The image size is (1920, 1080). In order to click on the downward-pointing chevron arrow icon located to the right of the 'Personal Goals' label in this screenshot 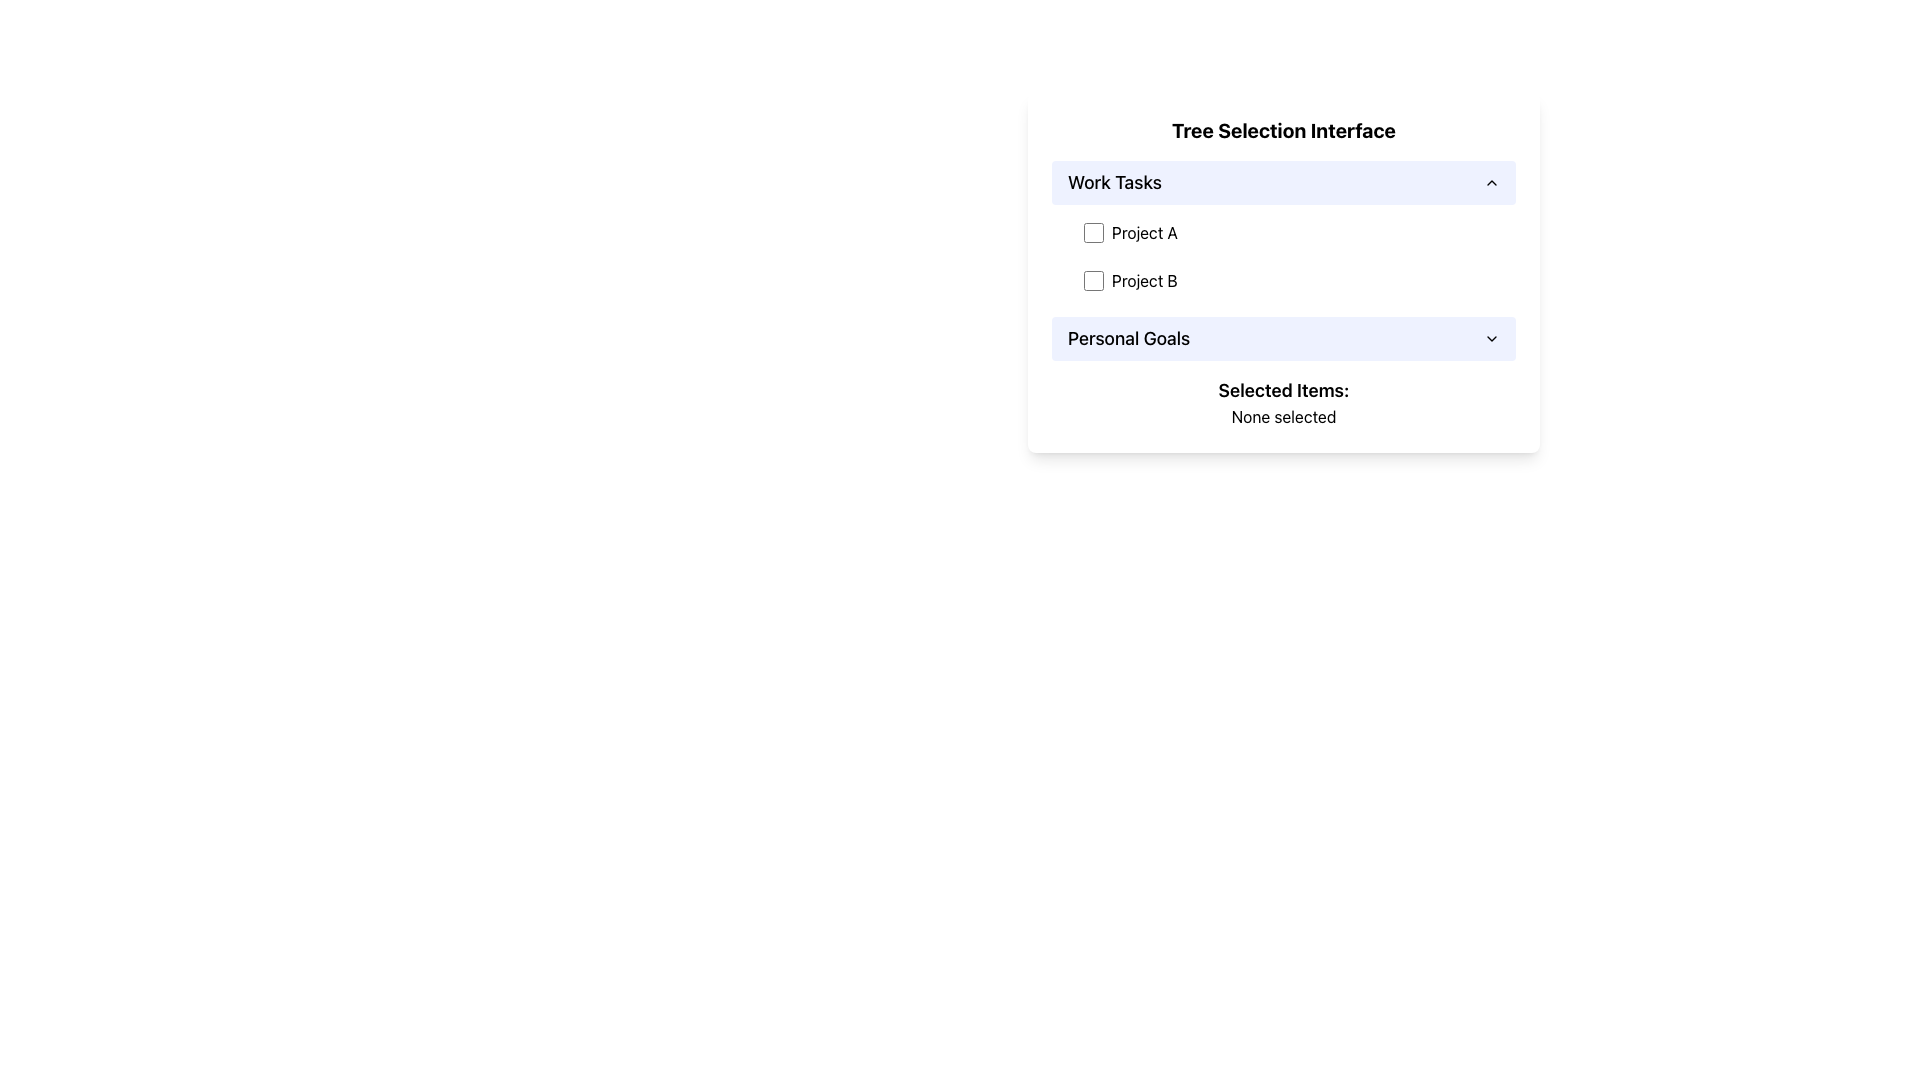, I will do `click(1492, 338)`.